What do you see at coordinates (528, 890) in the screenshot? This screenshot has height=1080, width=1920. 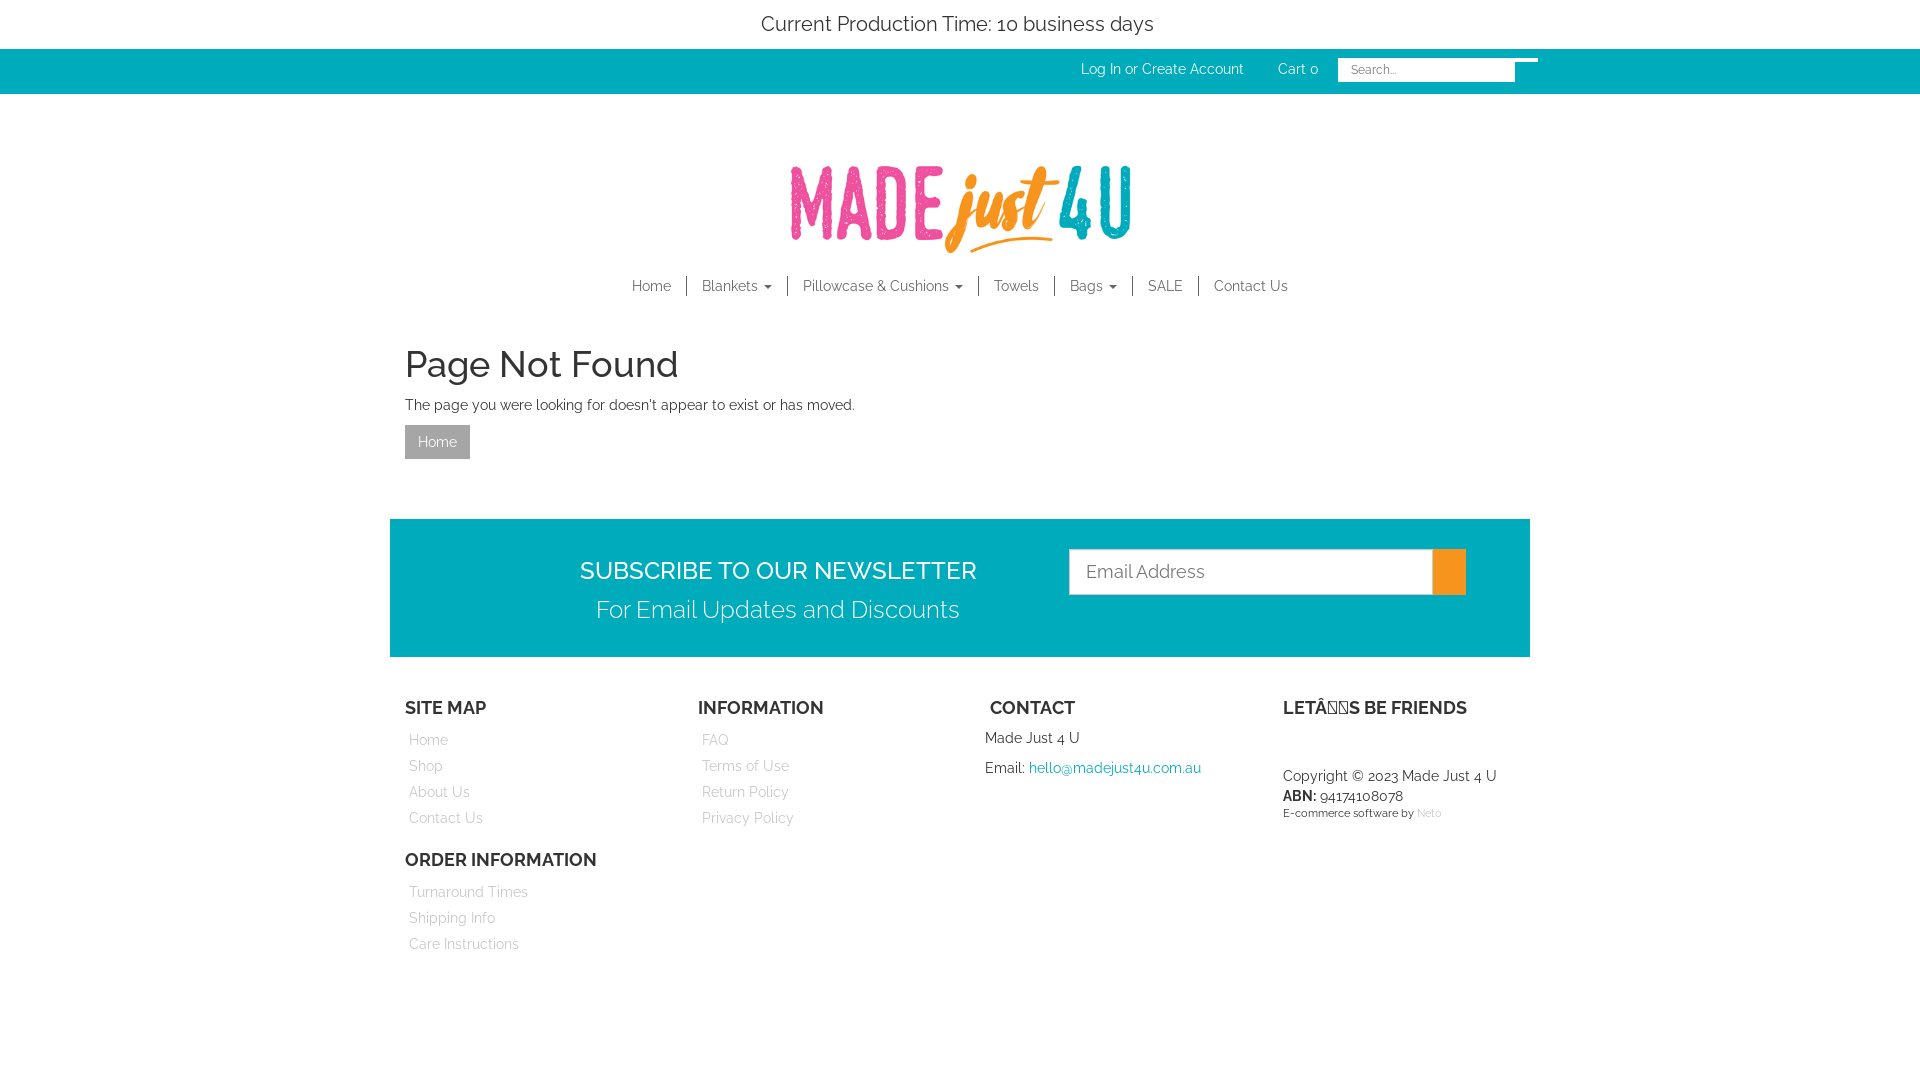 I see `'Turnaround Times'` at bounding box center [528, 890].